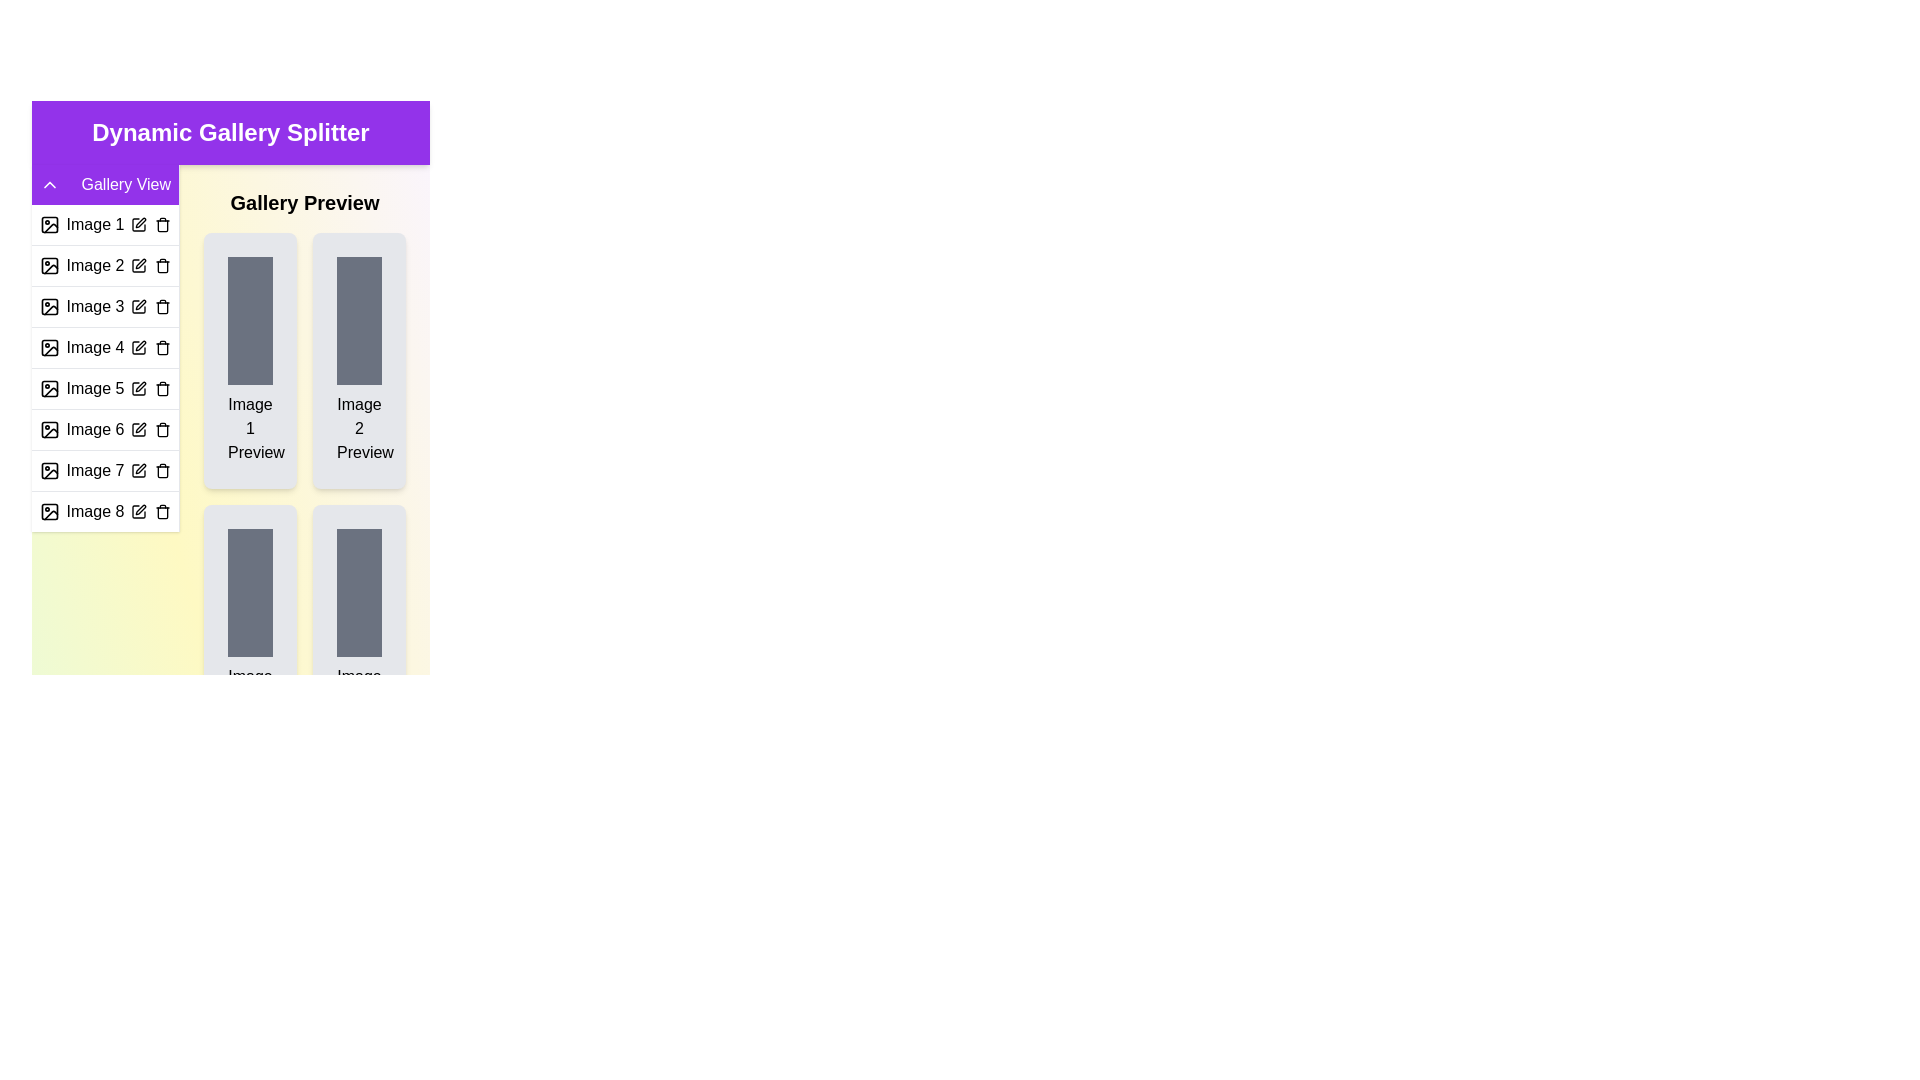 This screenshot has width=1920, height=1080. What do you see at coordinates (139, 223) in the screenshot?
I see `the edit pen icon associated with 'Image 1' in the 'Gallery View' list` at bounding box center [139, 223].